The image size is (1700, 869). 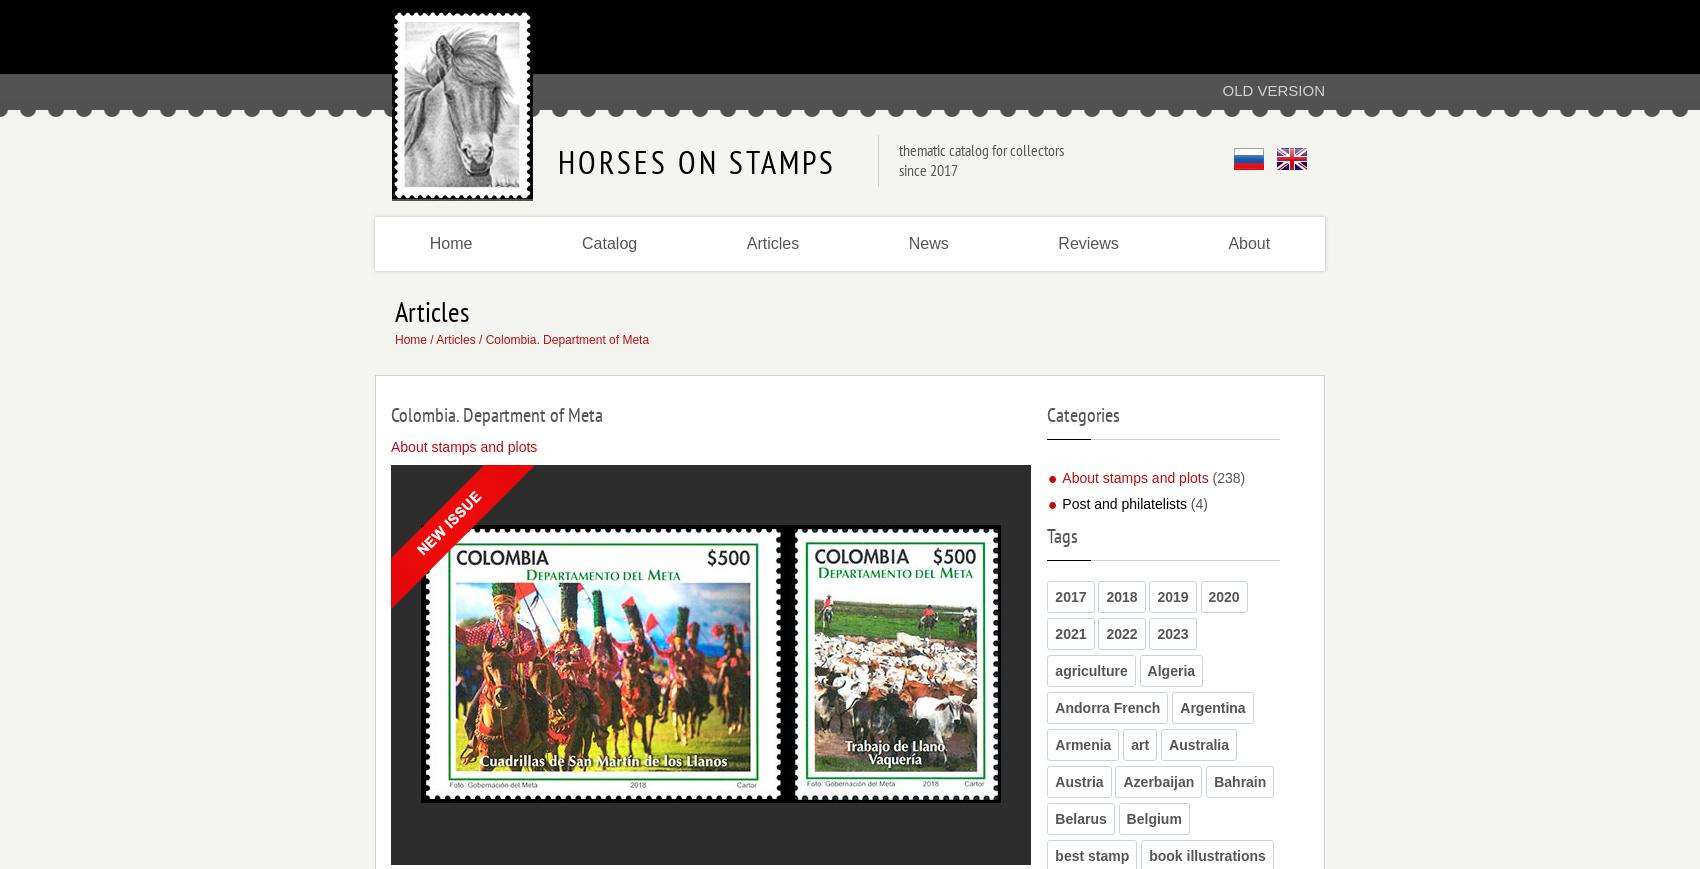 What do you see at coordinates (1272, 89) in the screenshot?
I see `'Old version'` at bounding box center [1272, 89].